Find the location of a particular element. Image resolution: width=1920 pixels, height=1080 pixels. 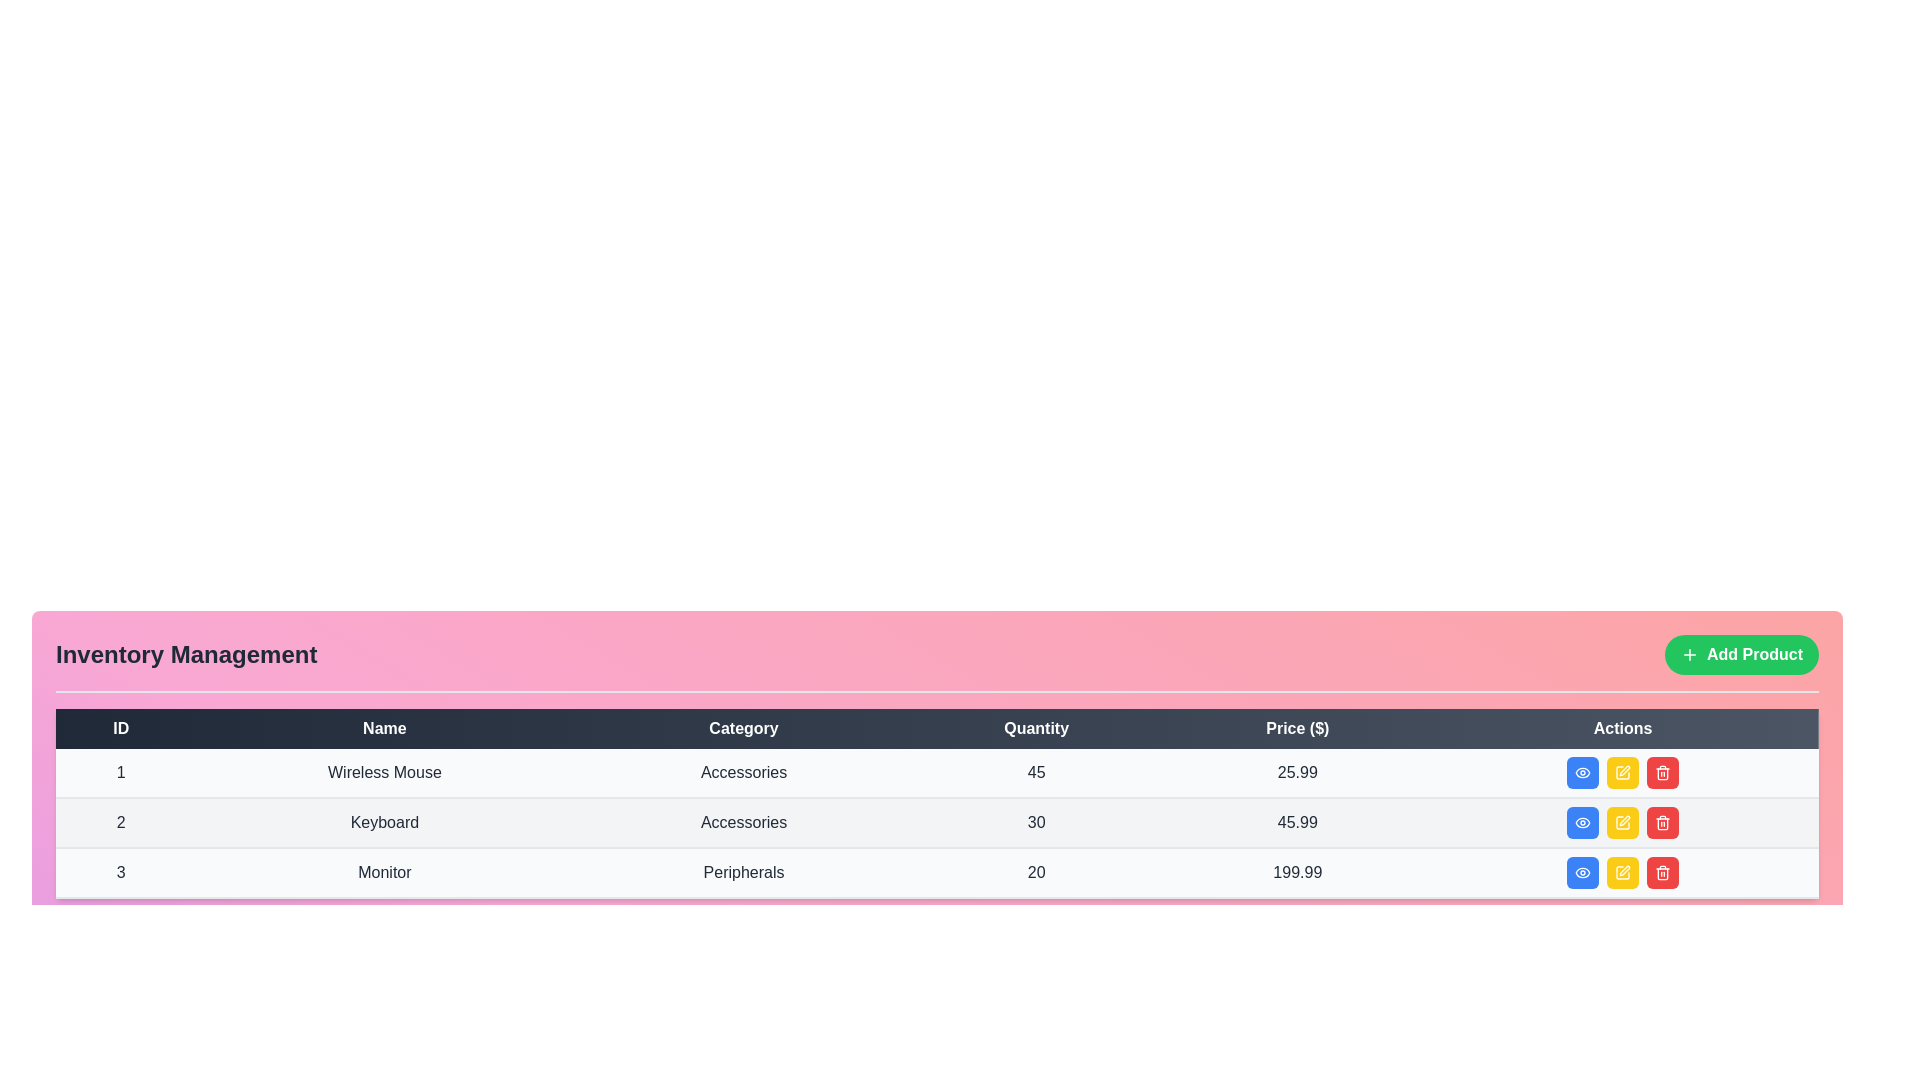

the Text Label displaying the price of the product 'Keyboard' in the second row of the inventory management table, located in the 'Price ($)' column is located at coordinates (1297, 822).